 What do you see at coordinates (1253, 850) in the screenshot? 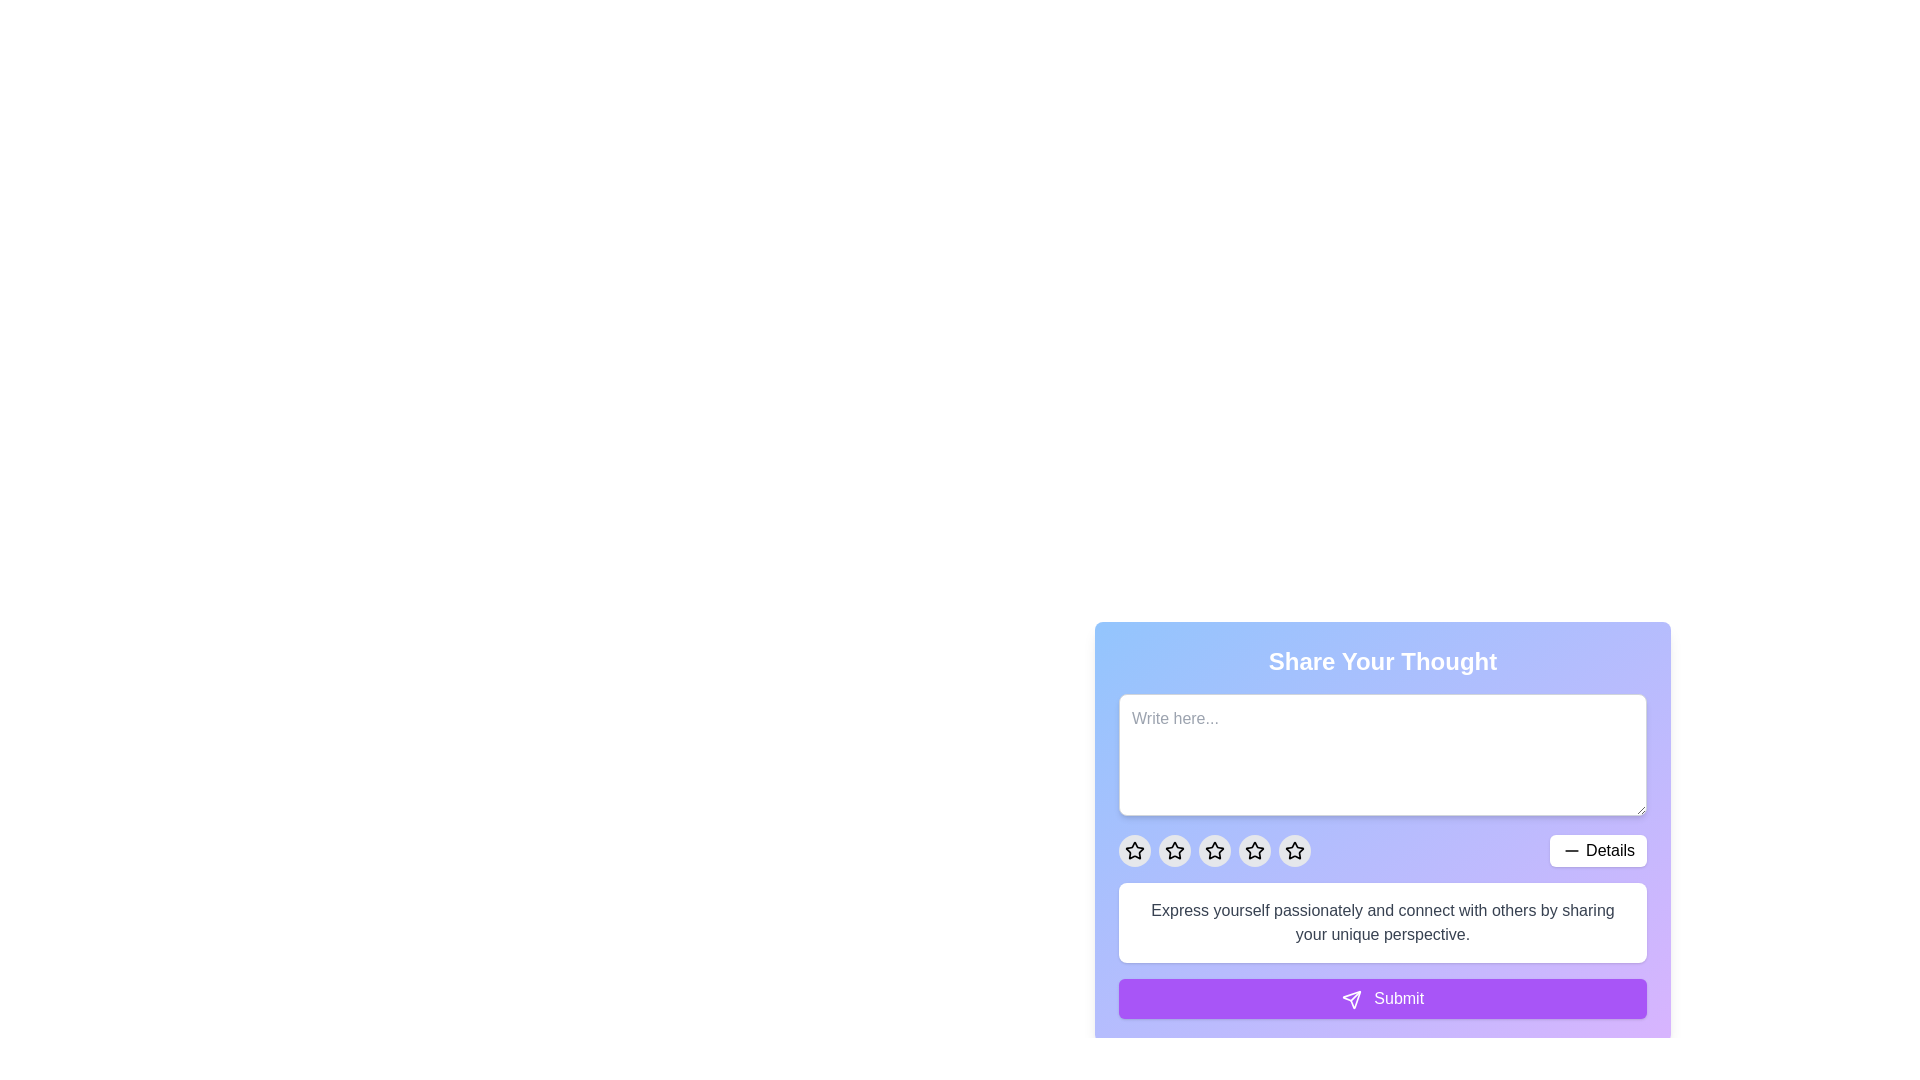
I see `the fourth star icon button in the rating system` at bounding box center [1253, 850].